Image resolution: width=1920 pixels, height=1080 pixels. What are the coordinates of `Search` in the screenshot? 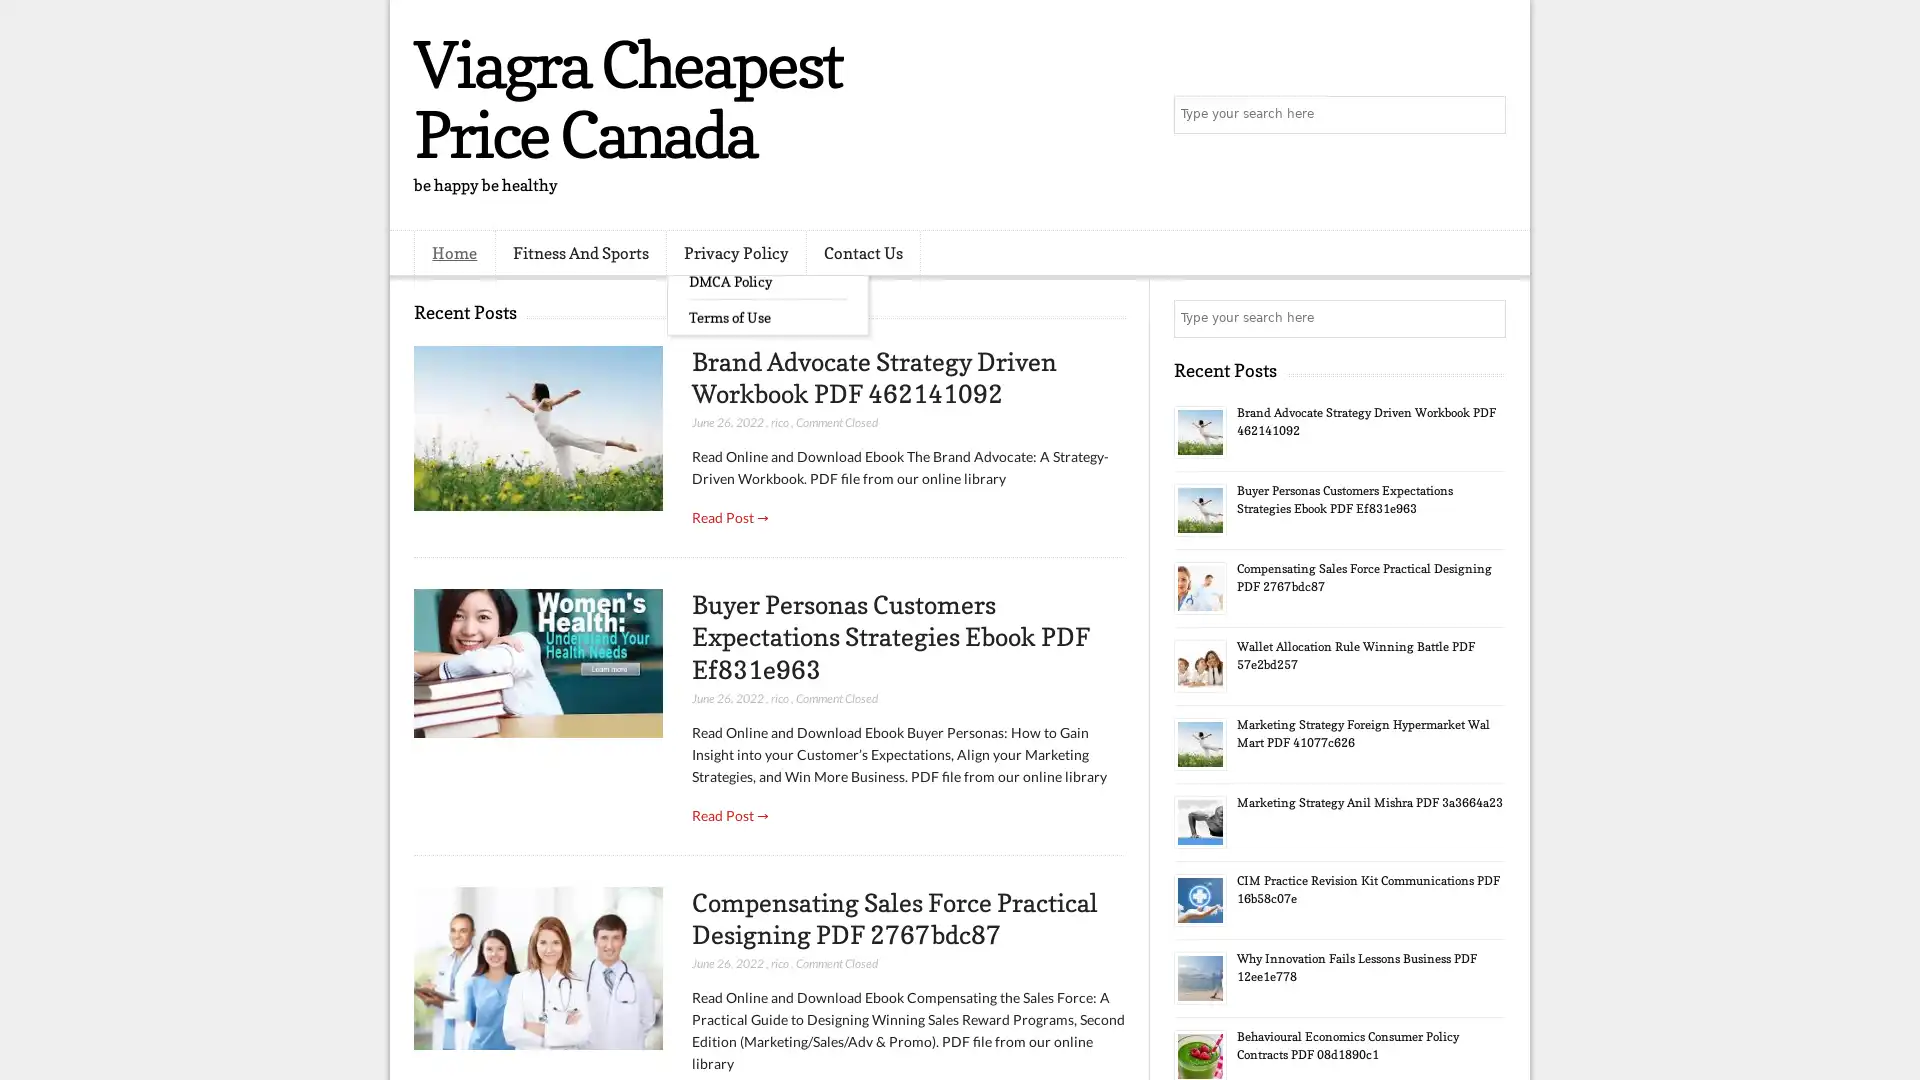 It's located at (1485, 318).